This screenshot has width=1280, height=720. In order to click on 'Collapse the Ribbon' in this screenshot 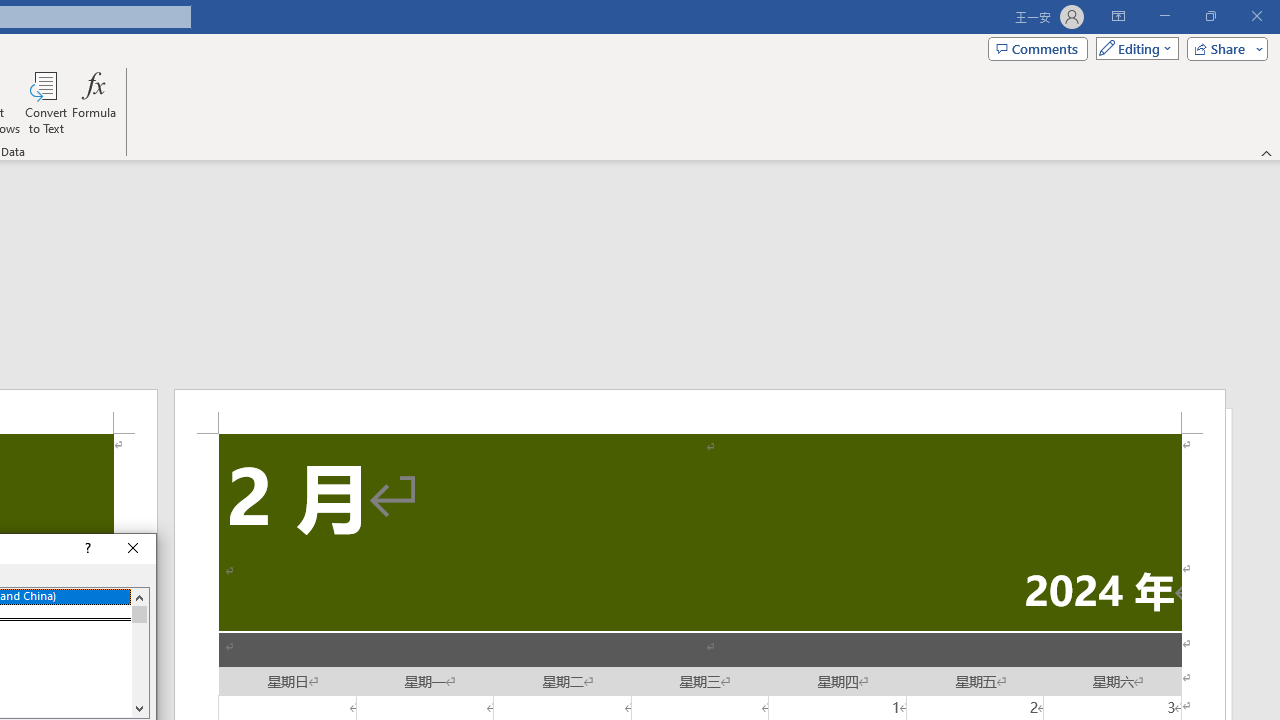, I will do `click(1266, 152)`.